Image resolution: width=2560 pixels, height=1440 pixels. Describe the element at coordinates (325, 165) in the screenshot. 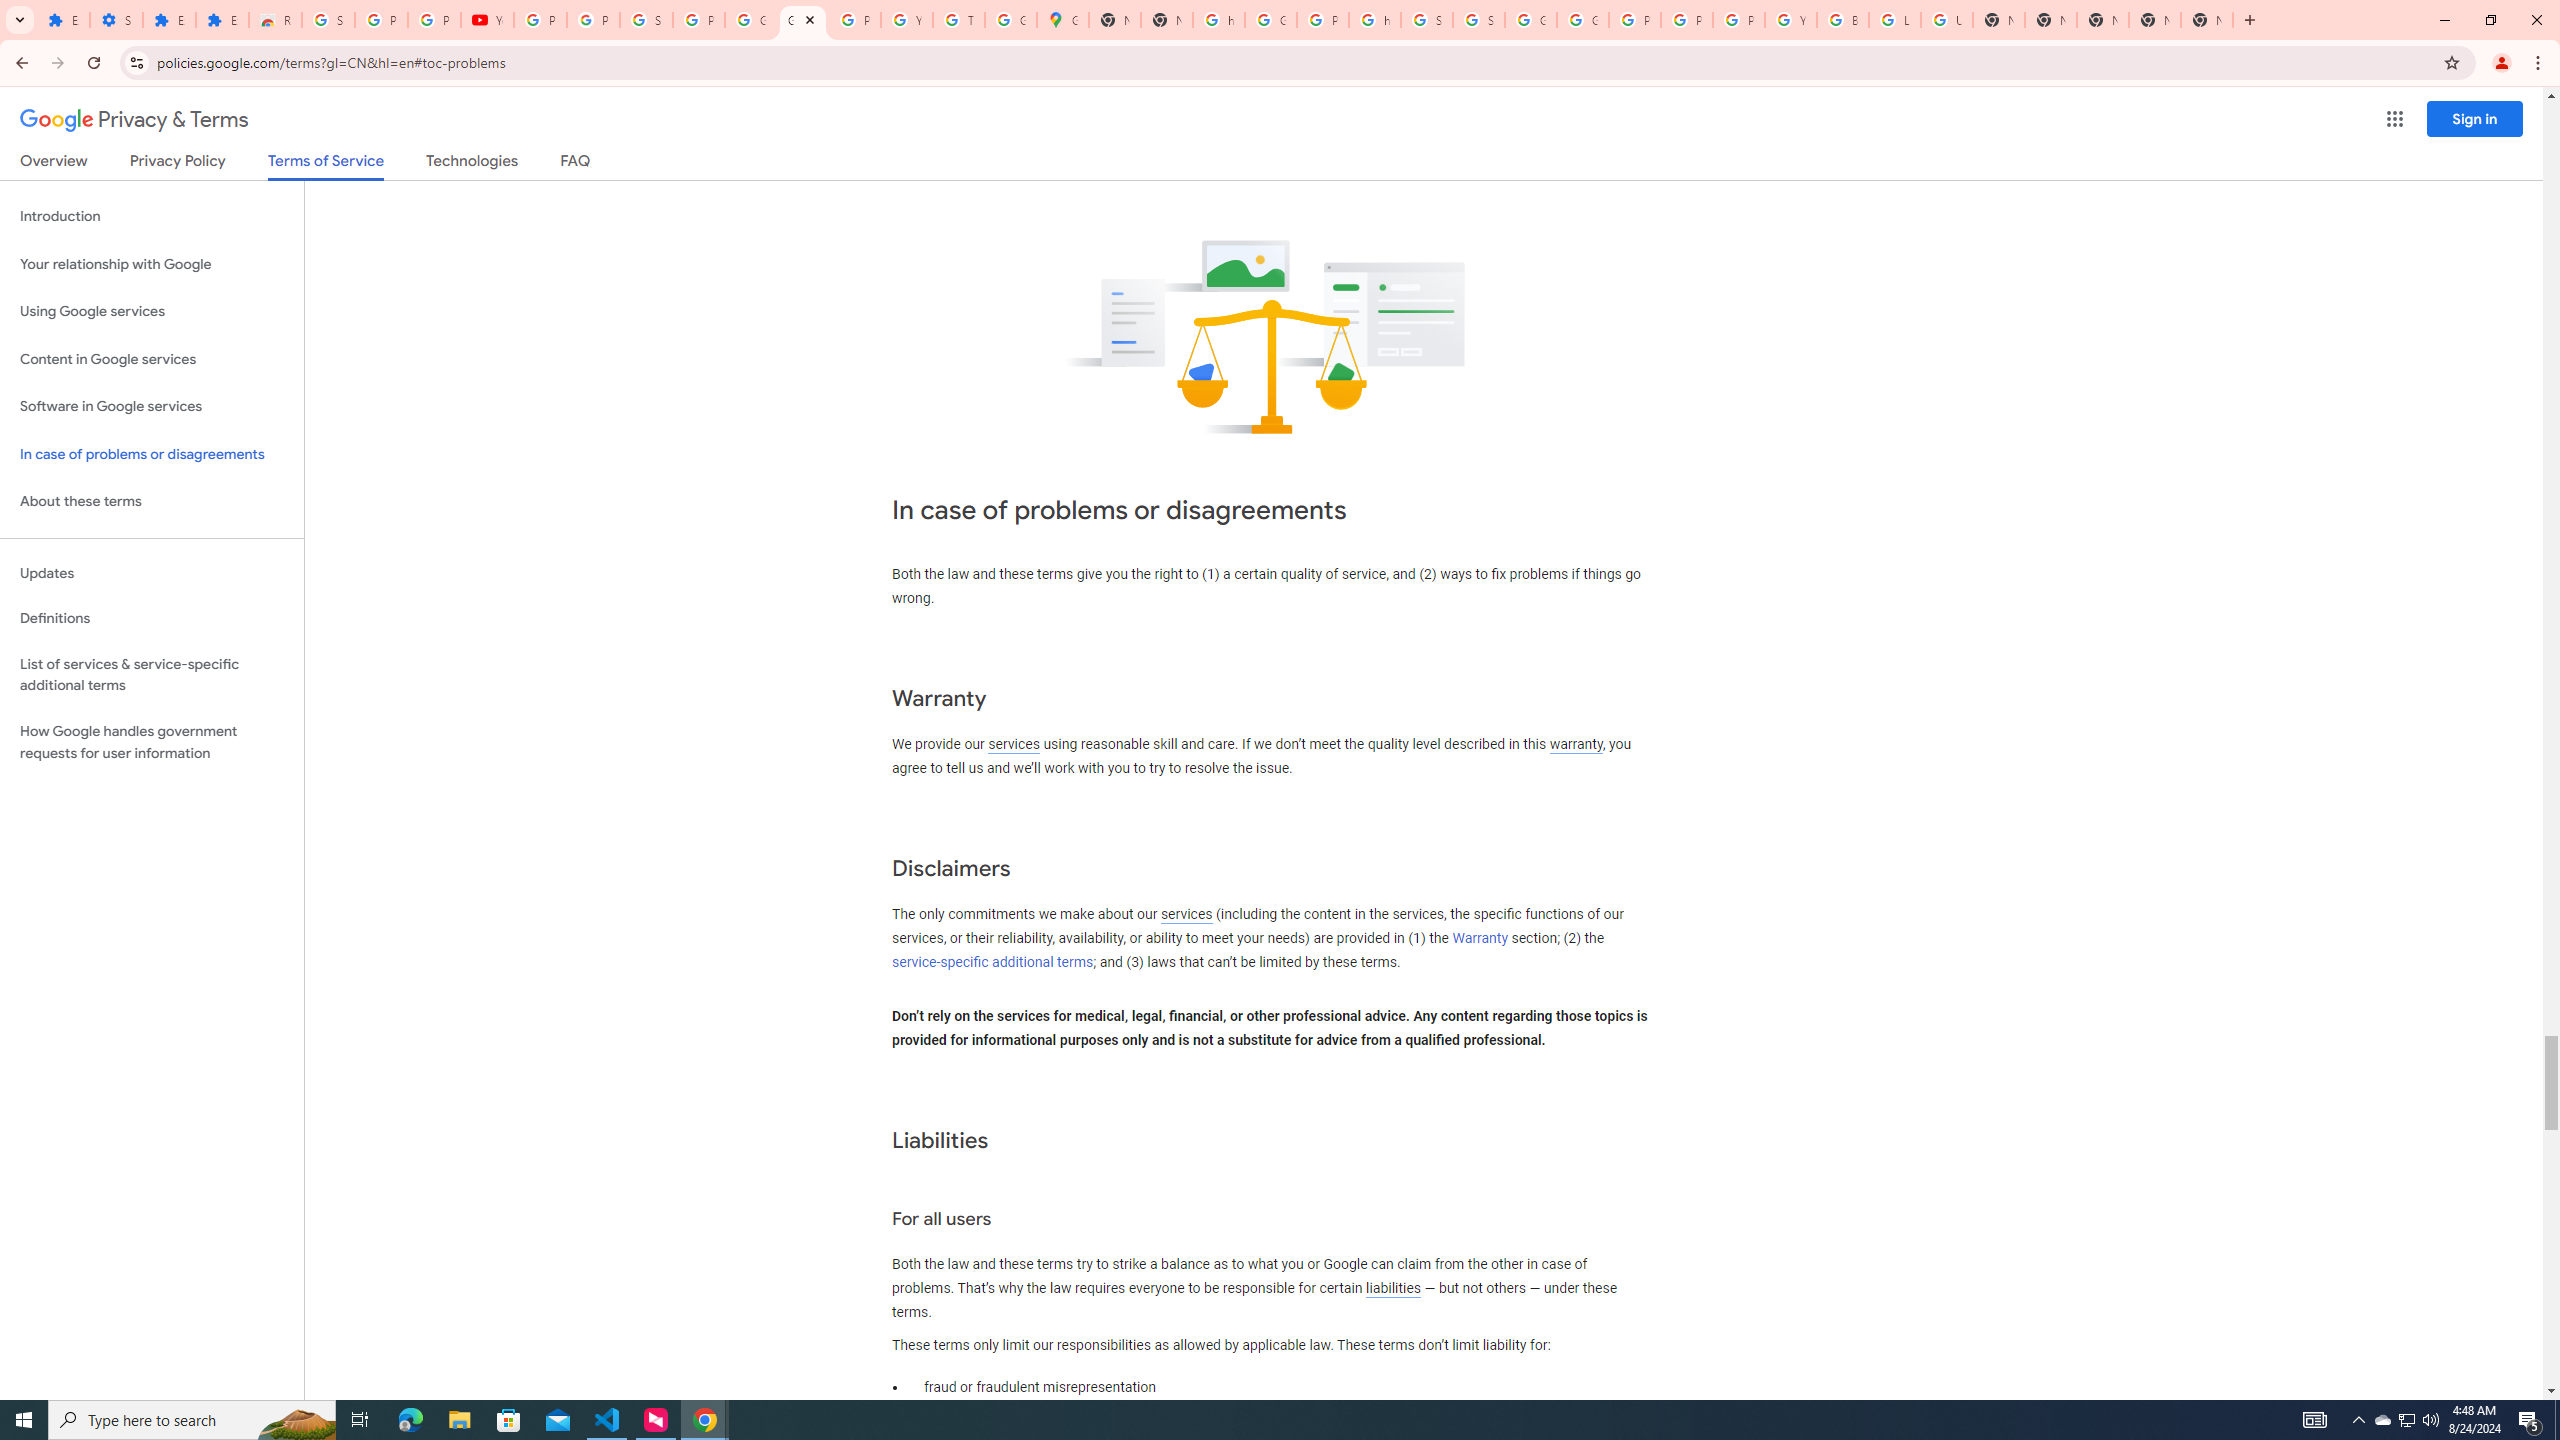

I see `'Terms of Service'` at that location.